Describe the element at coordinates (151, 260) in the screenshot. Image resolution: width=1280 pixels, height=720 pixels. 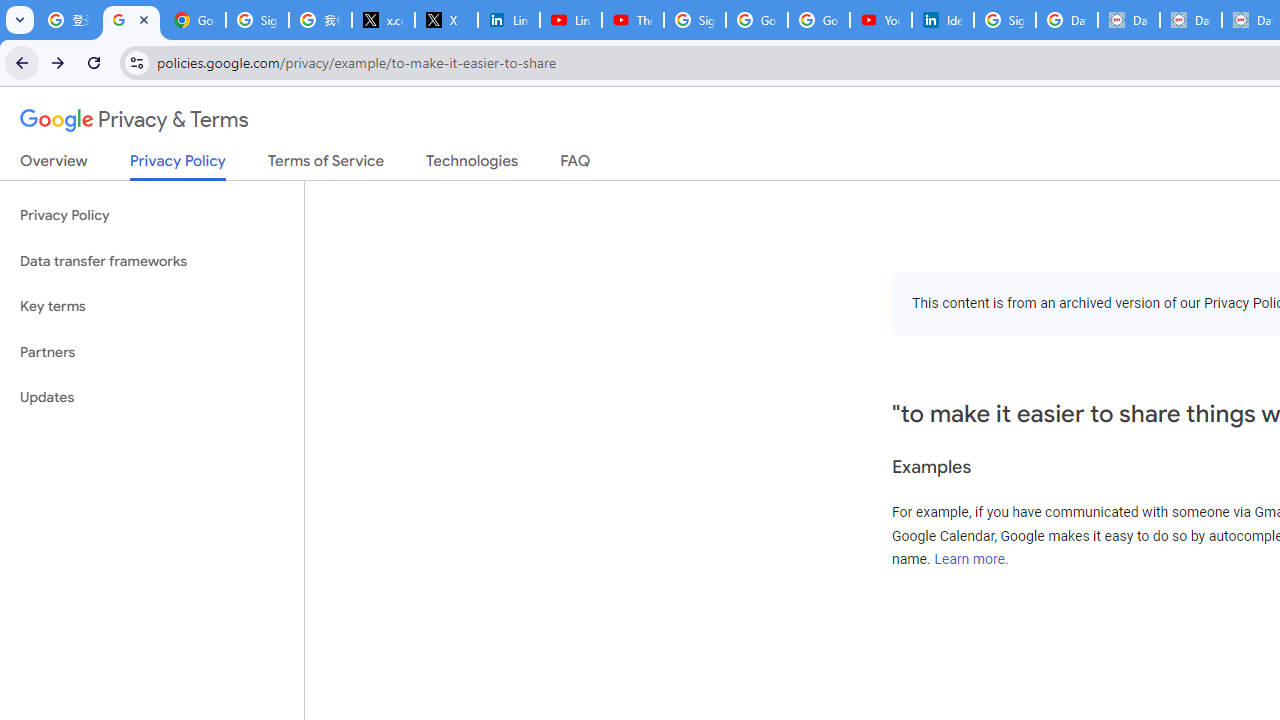
I see `'Data transfer frameworks'` at that location.